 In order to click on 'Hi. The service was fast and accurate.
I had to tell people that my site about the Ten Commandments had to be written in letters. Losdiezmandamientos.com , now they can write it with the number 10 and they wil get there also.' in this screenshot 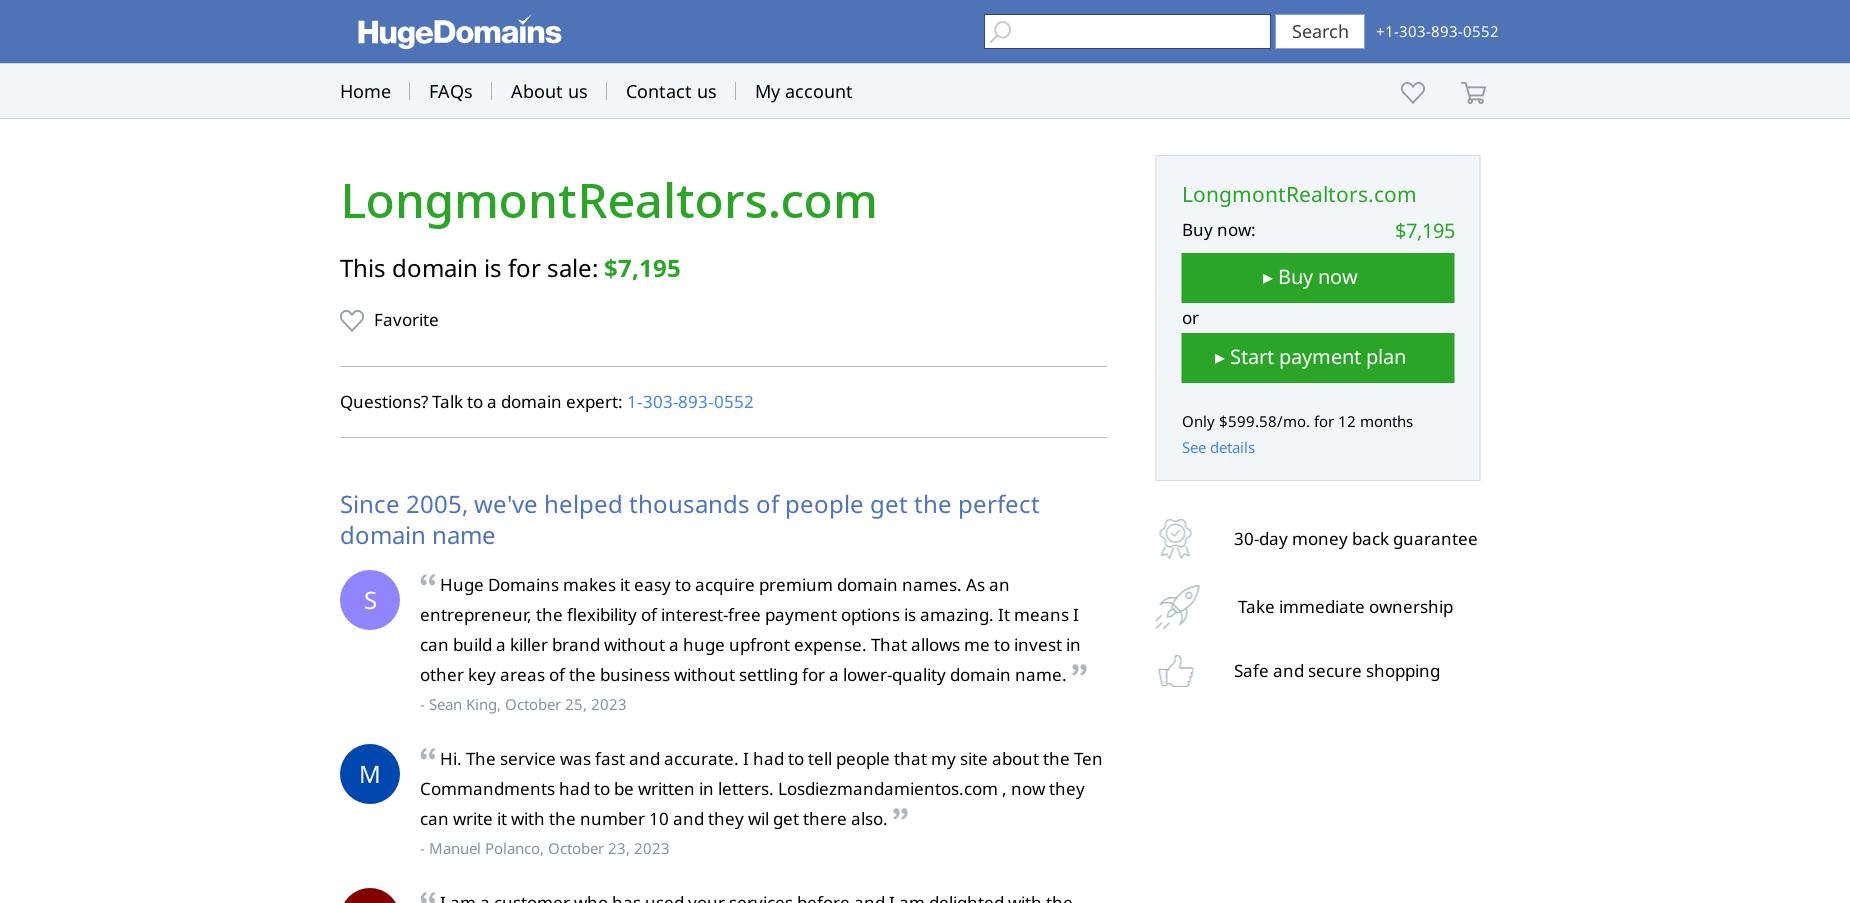, I will do `click(418, 786)`.